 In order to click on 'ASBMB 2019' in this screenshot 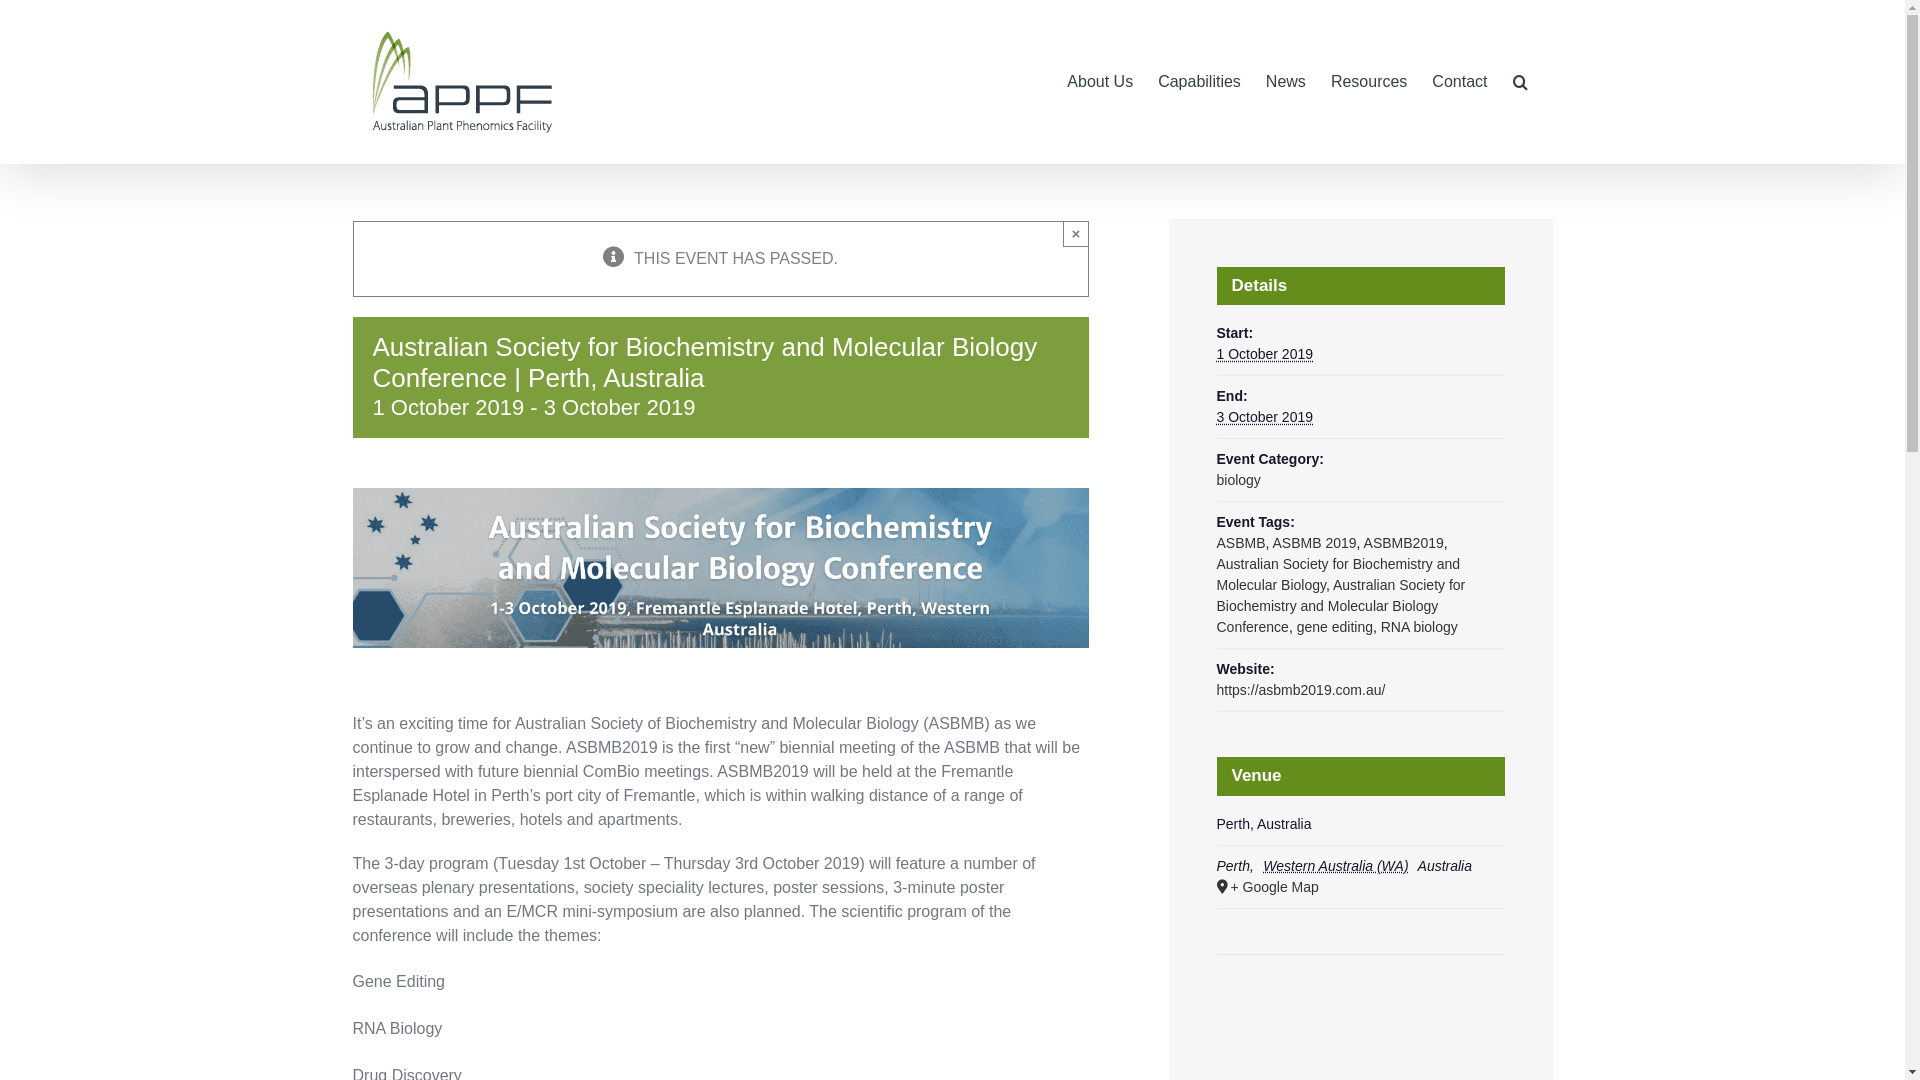, I will do `click(1315, 543)`.